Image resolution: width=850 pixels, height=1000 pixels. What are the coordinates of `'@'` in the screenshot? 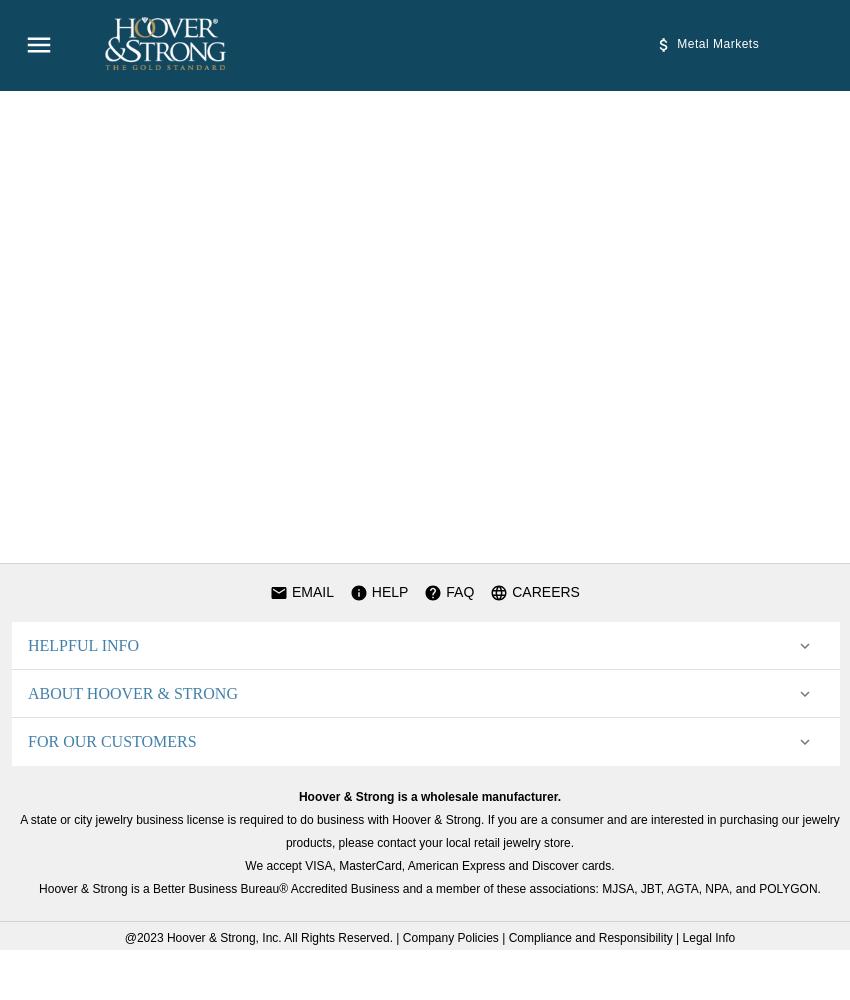 It's located at (123, 938).